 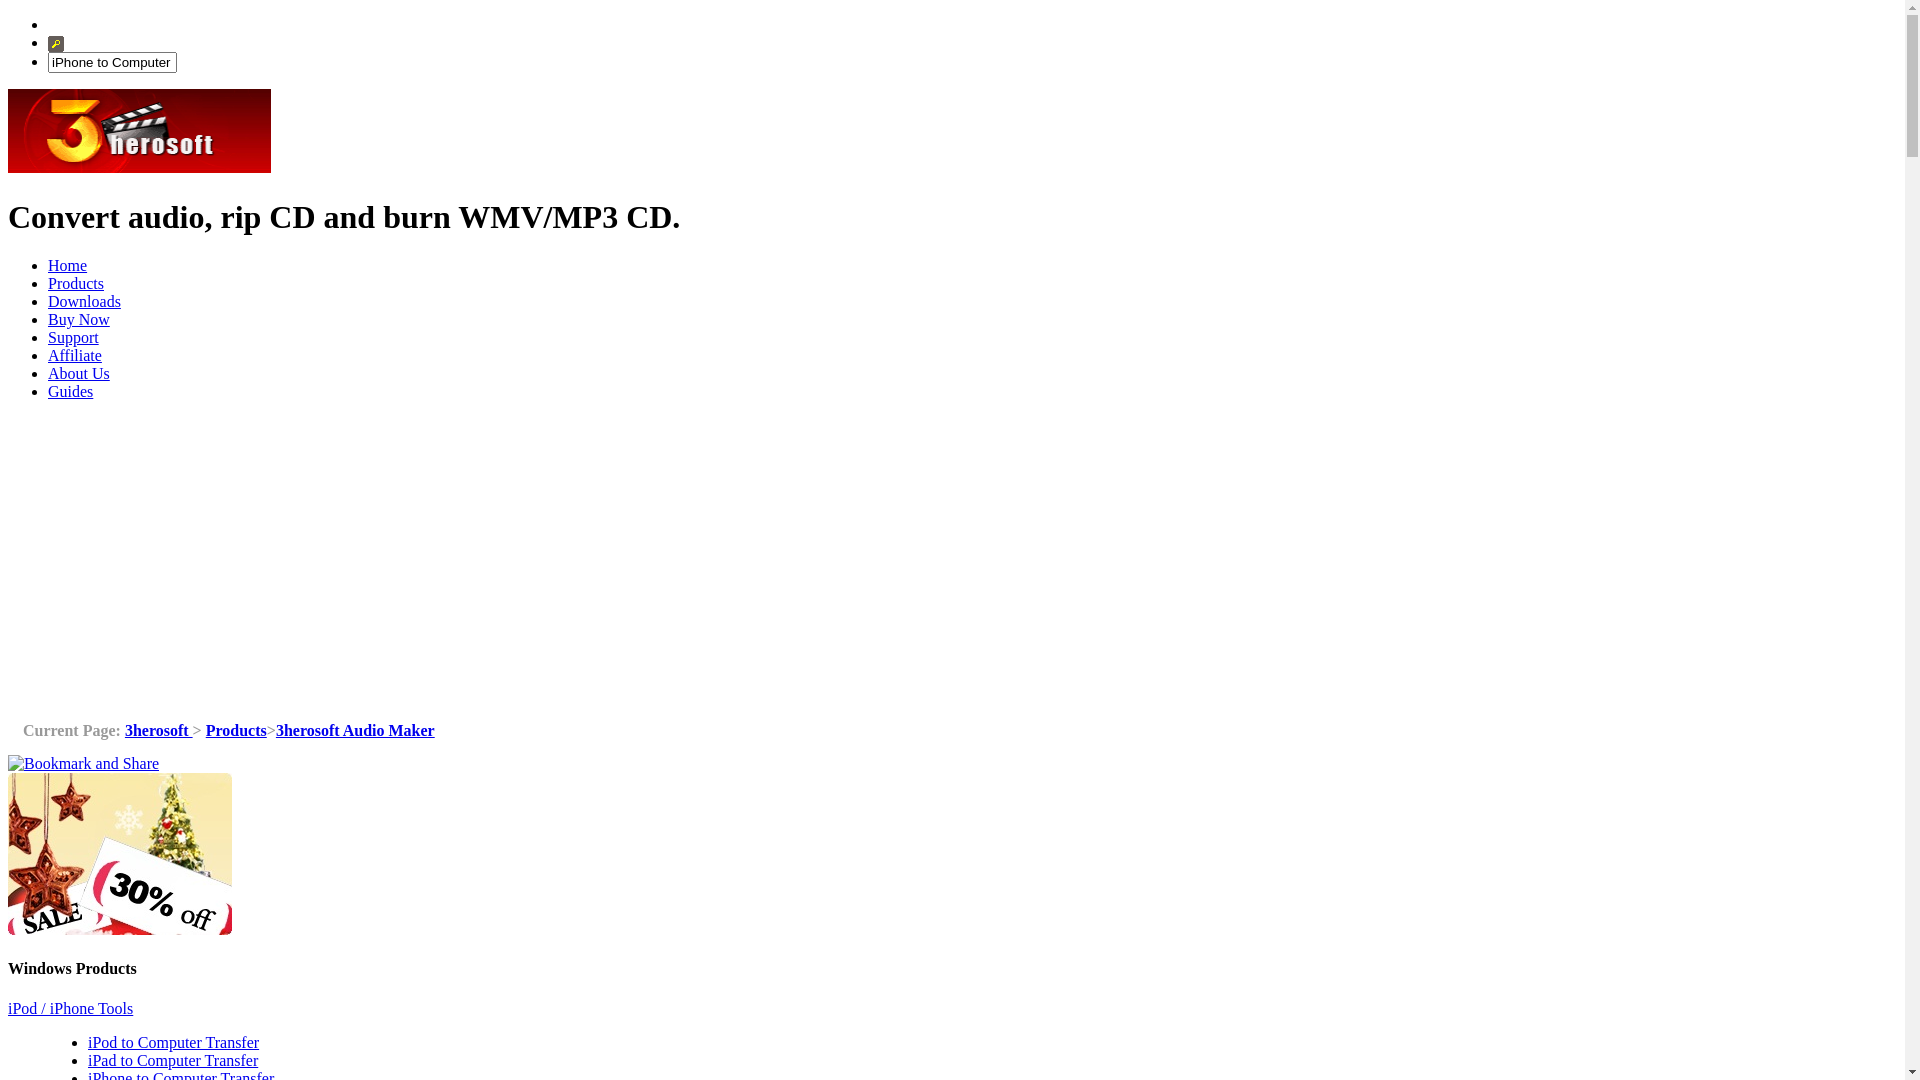 I want to click on 'Buy Now', so click(x=78, y=318).